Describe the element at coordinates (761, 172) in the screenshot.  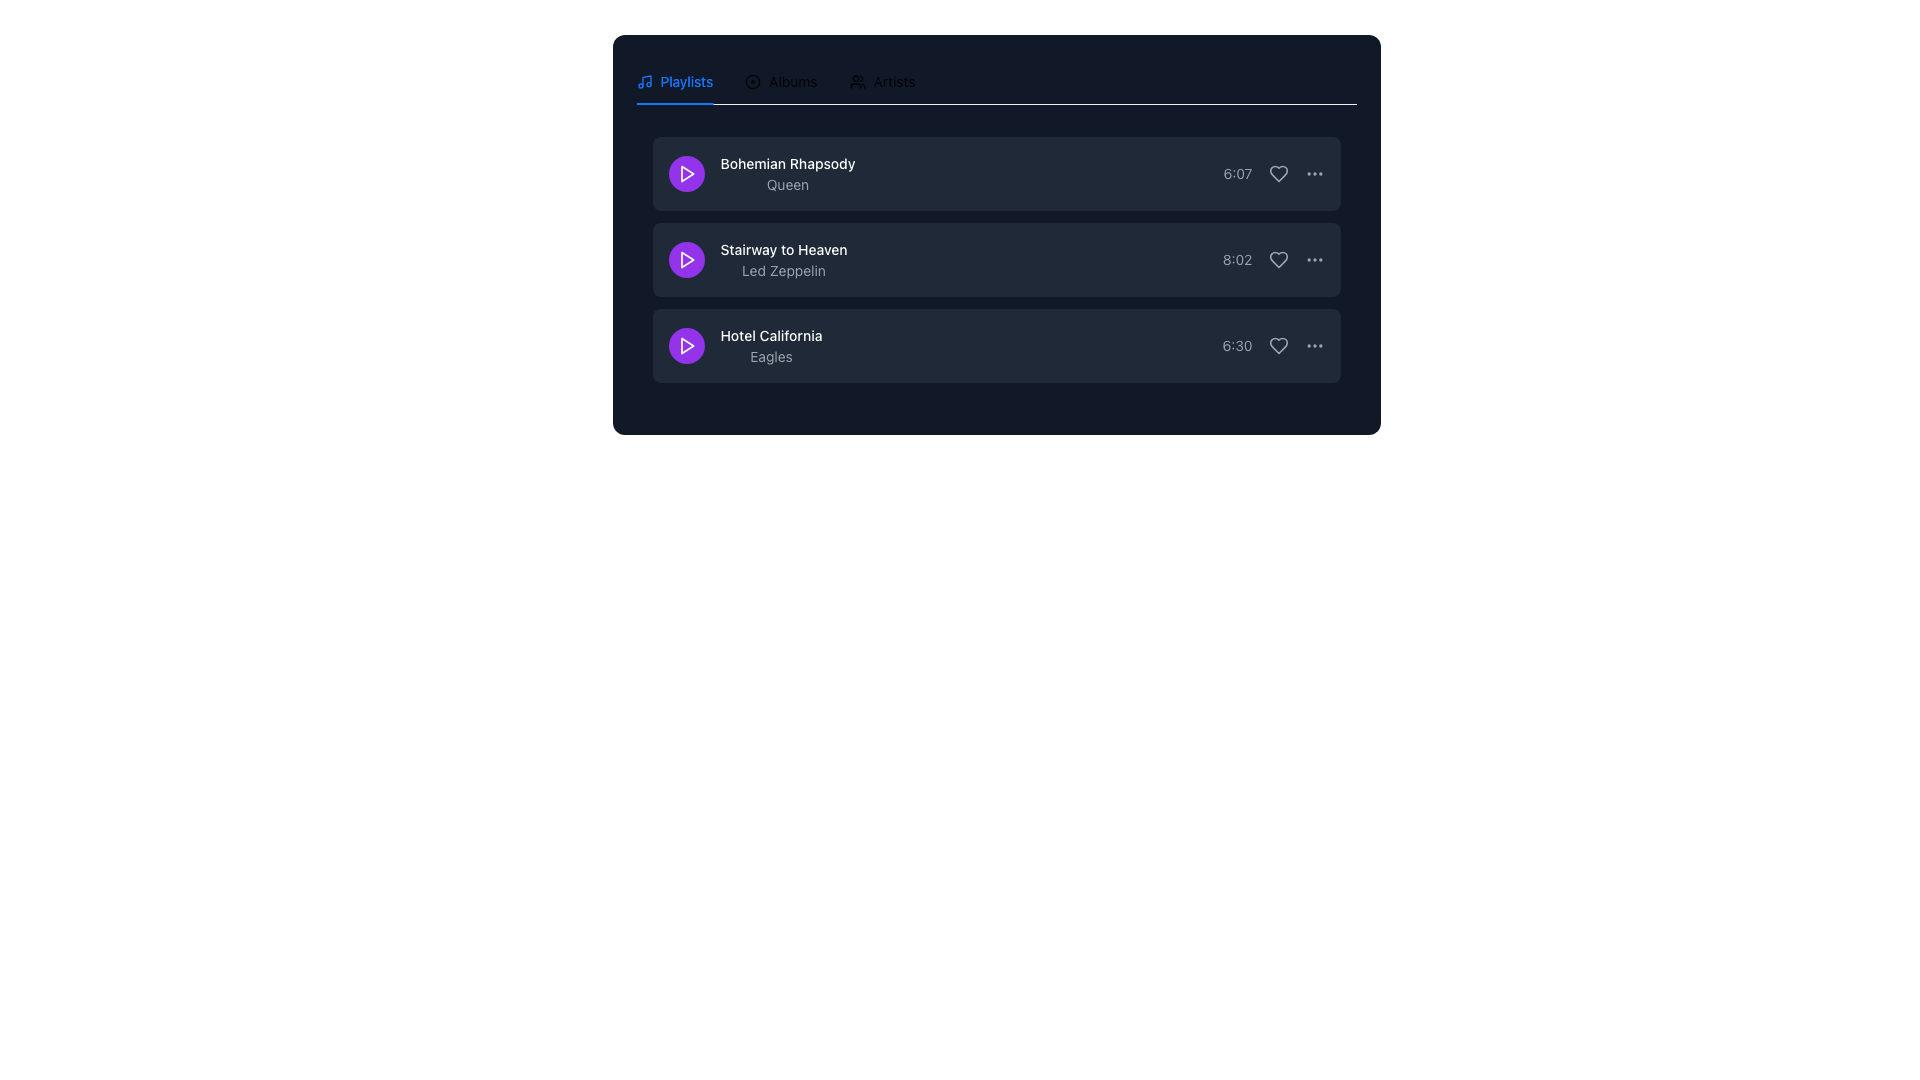
I see `the first song item in the playlist` at that location.